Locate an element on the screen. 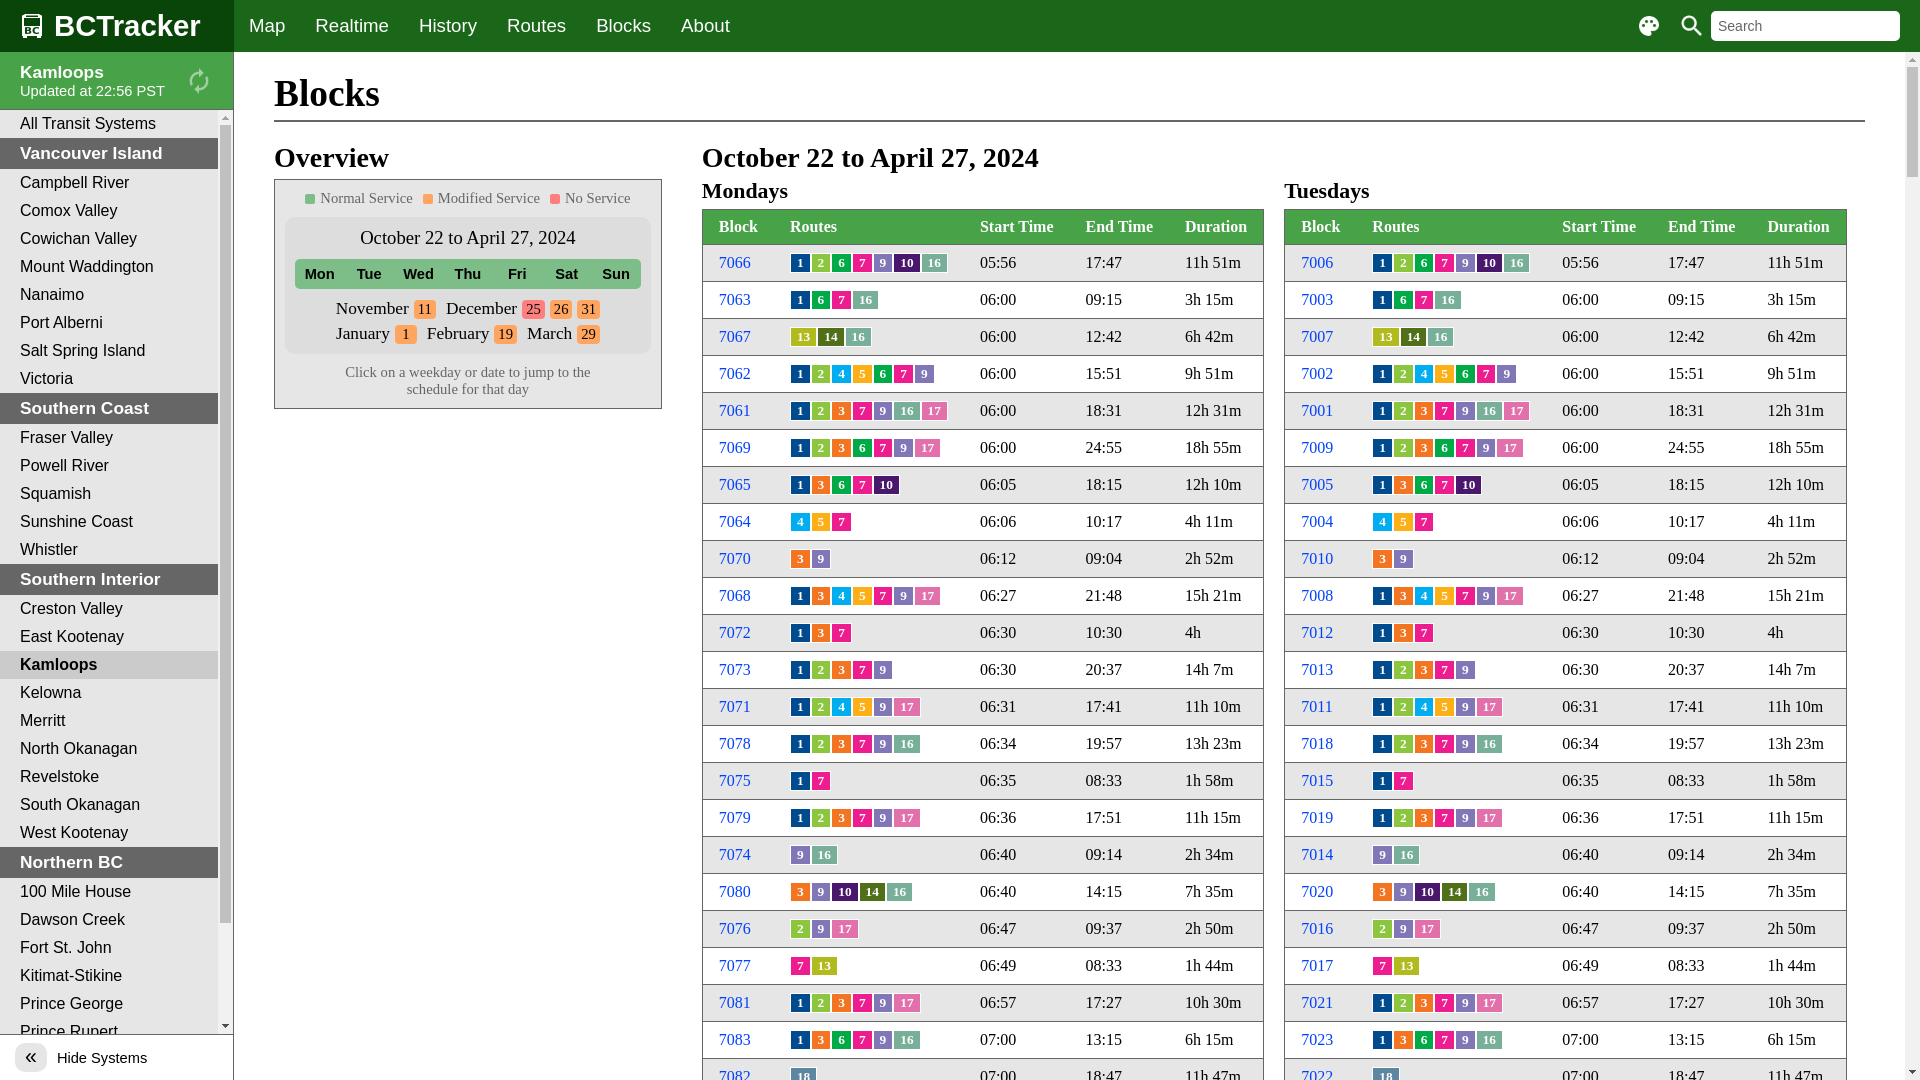 Image resolution: width=1920 pixels, height=1080 pixels. '3' is located at coordinates (1391, 1039).